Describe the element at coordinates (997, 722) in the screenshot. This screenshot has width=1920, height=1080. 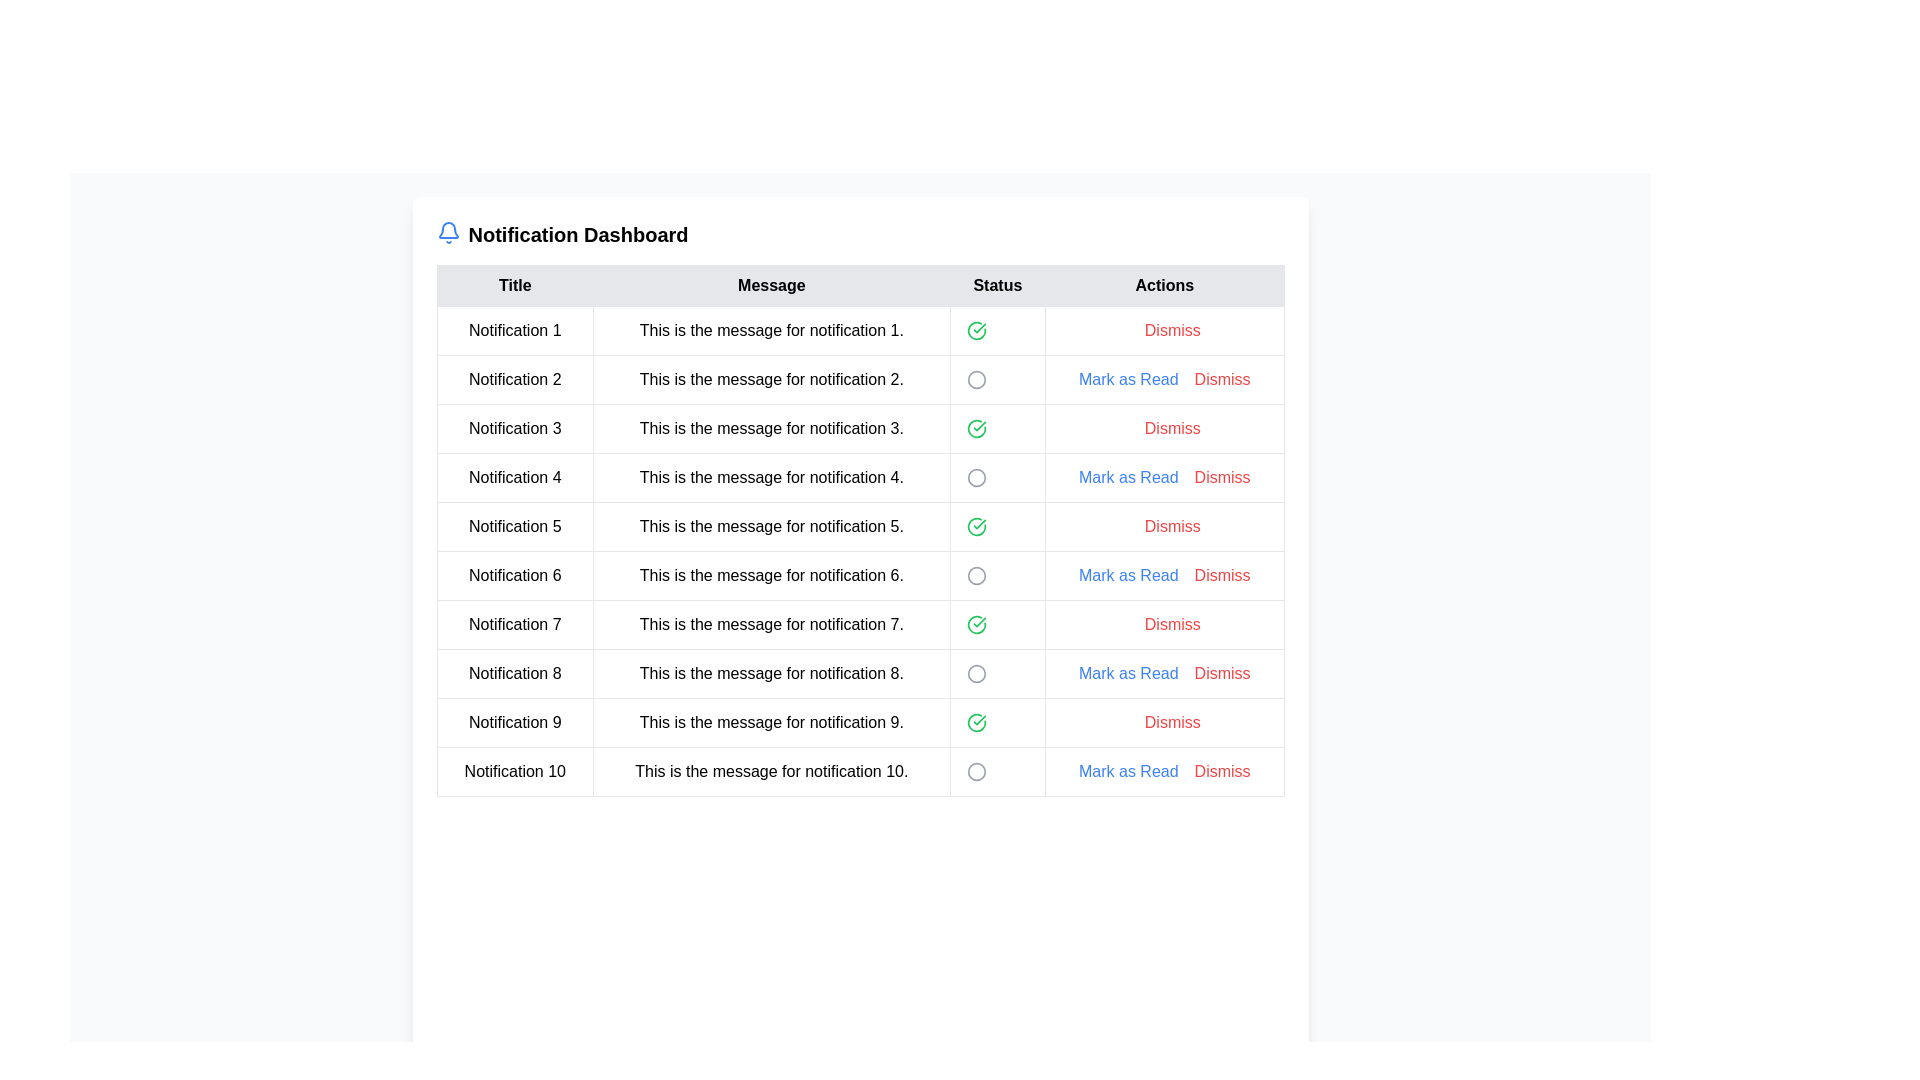
I see `the status indicator for 'Notification 9', which shows a completed state with a green checkmark icon, located in the 'Status' column` at that location.